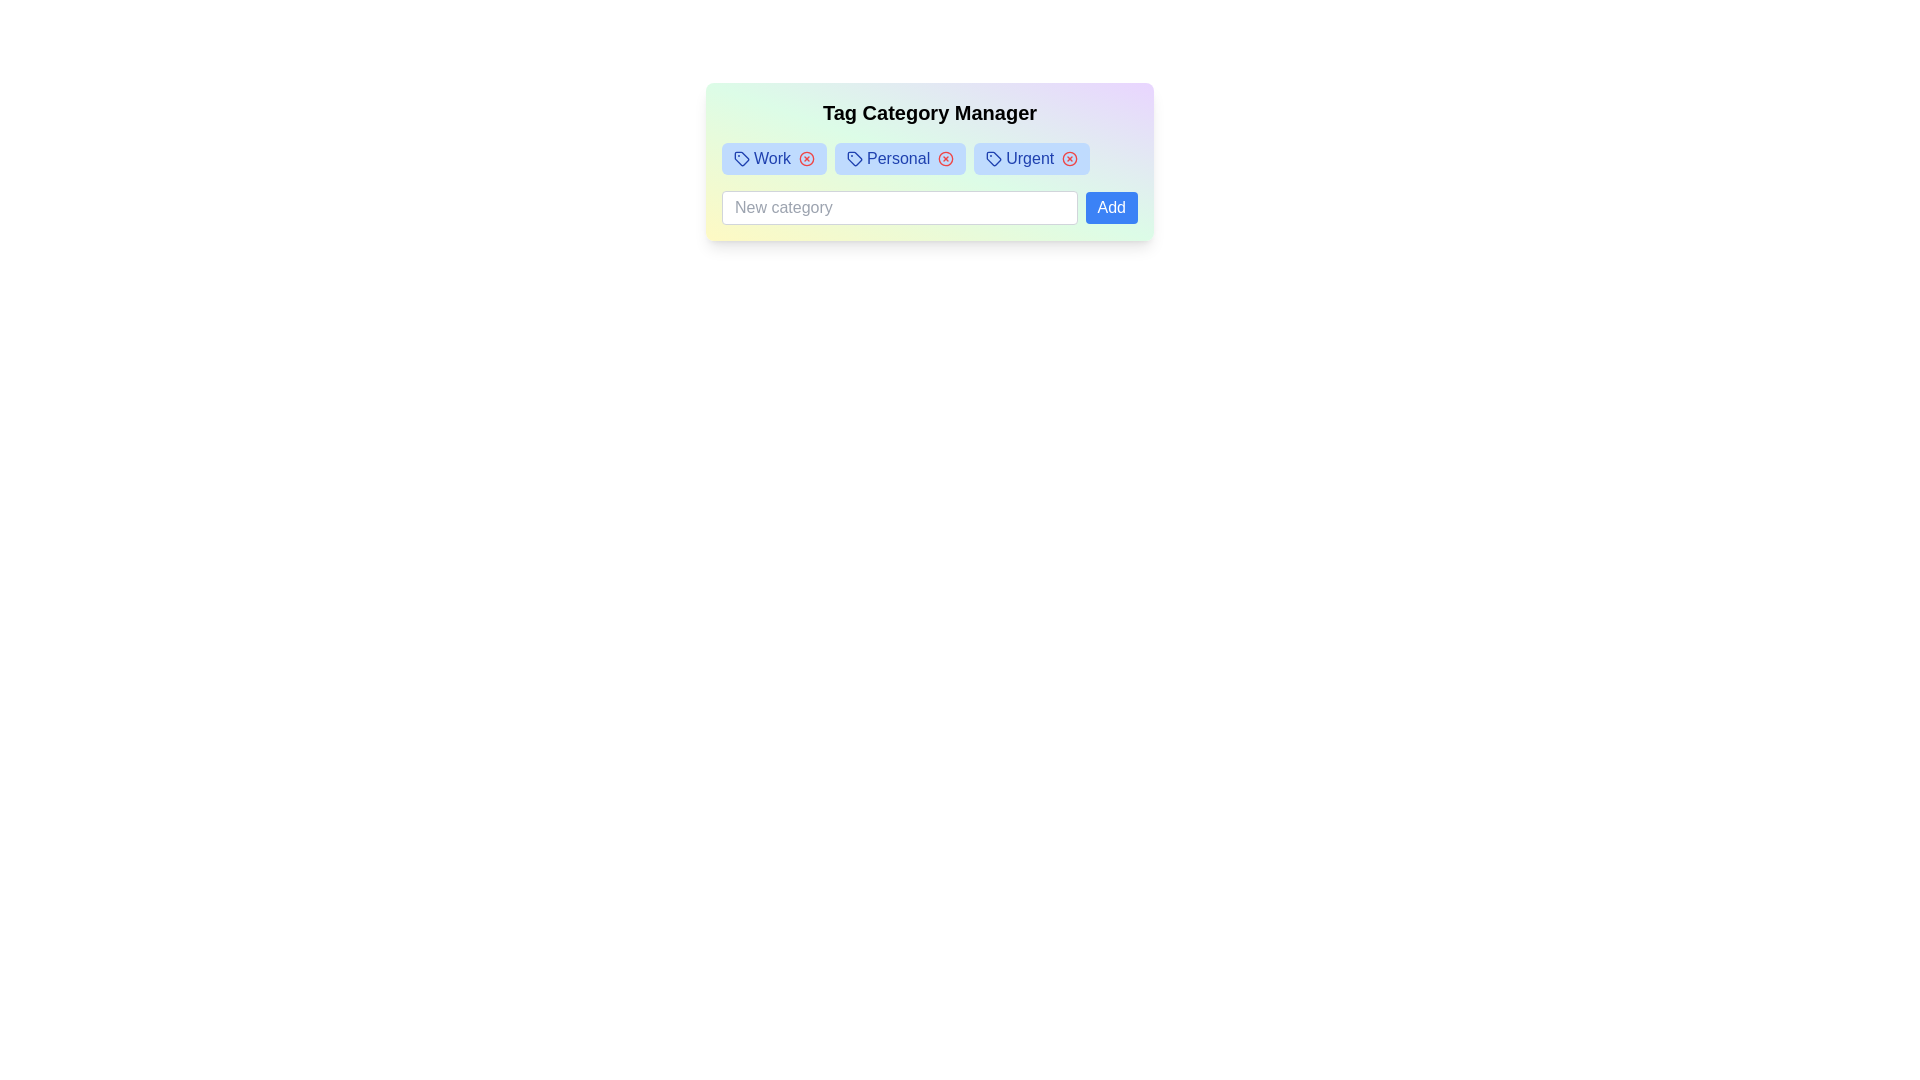 The image size is (1920, 1080). Describe the element at coordinates (1110, 208) in the screenshot. I see `the 'Add' button with a blue background and white text` at that location.